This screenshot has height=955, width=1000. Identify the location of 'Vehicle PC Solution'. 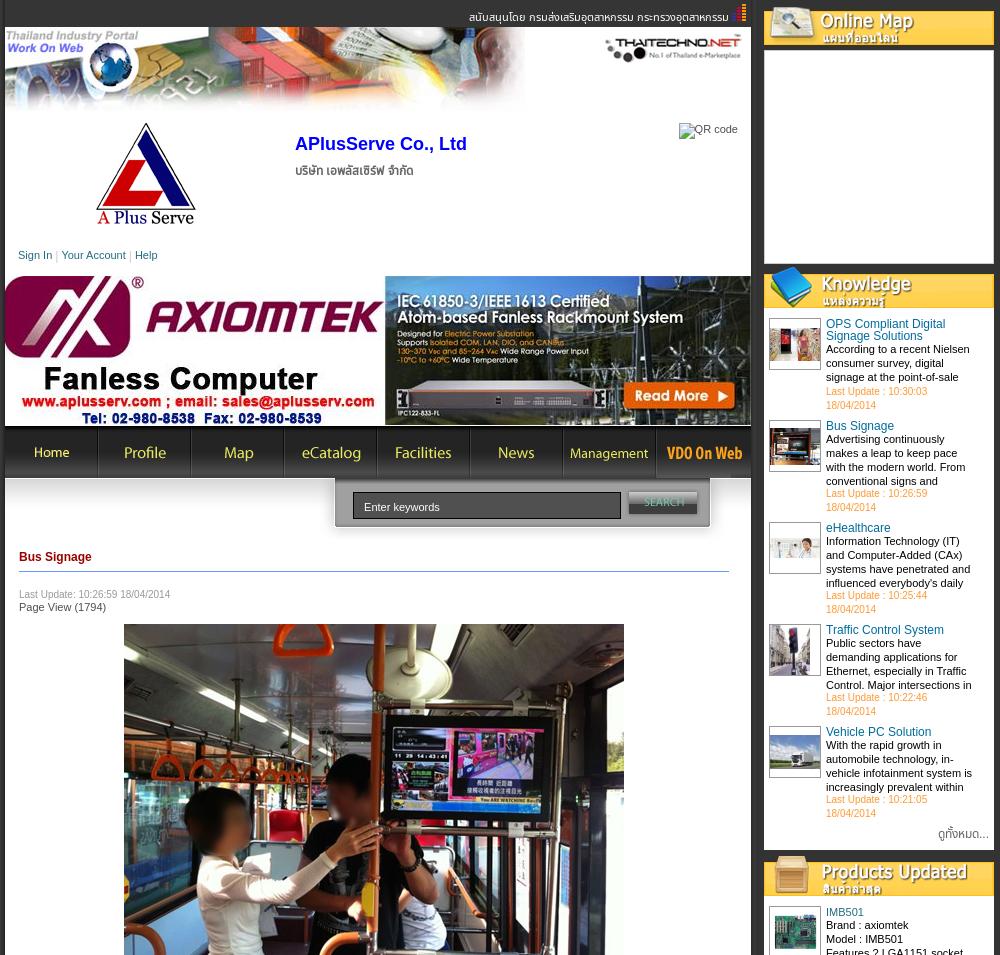
(878, 731).